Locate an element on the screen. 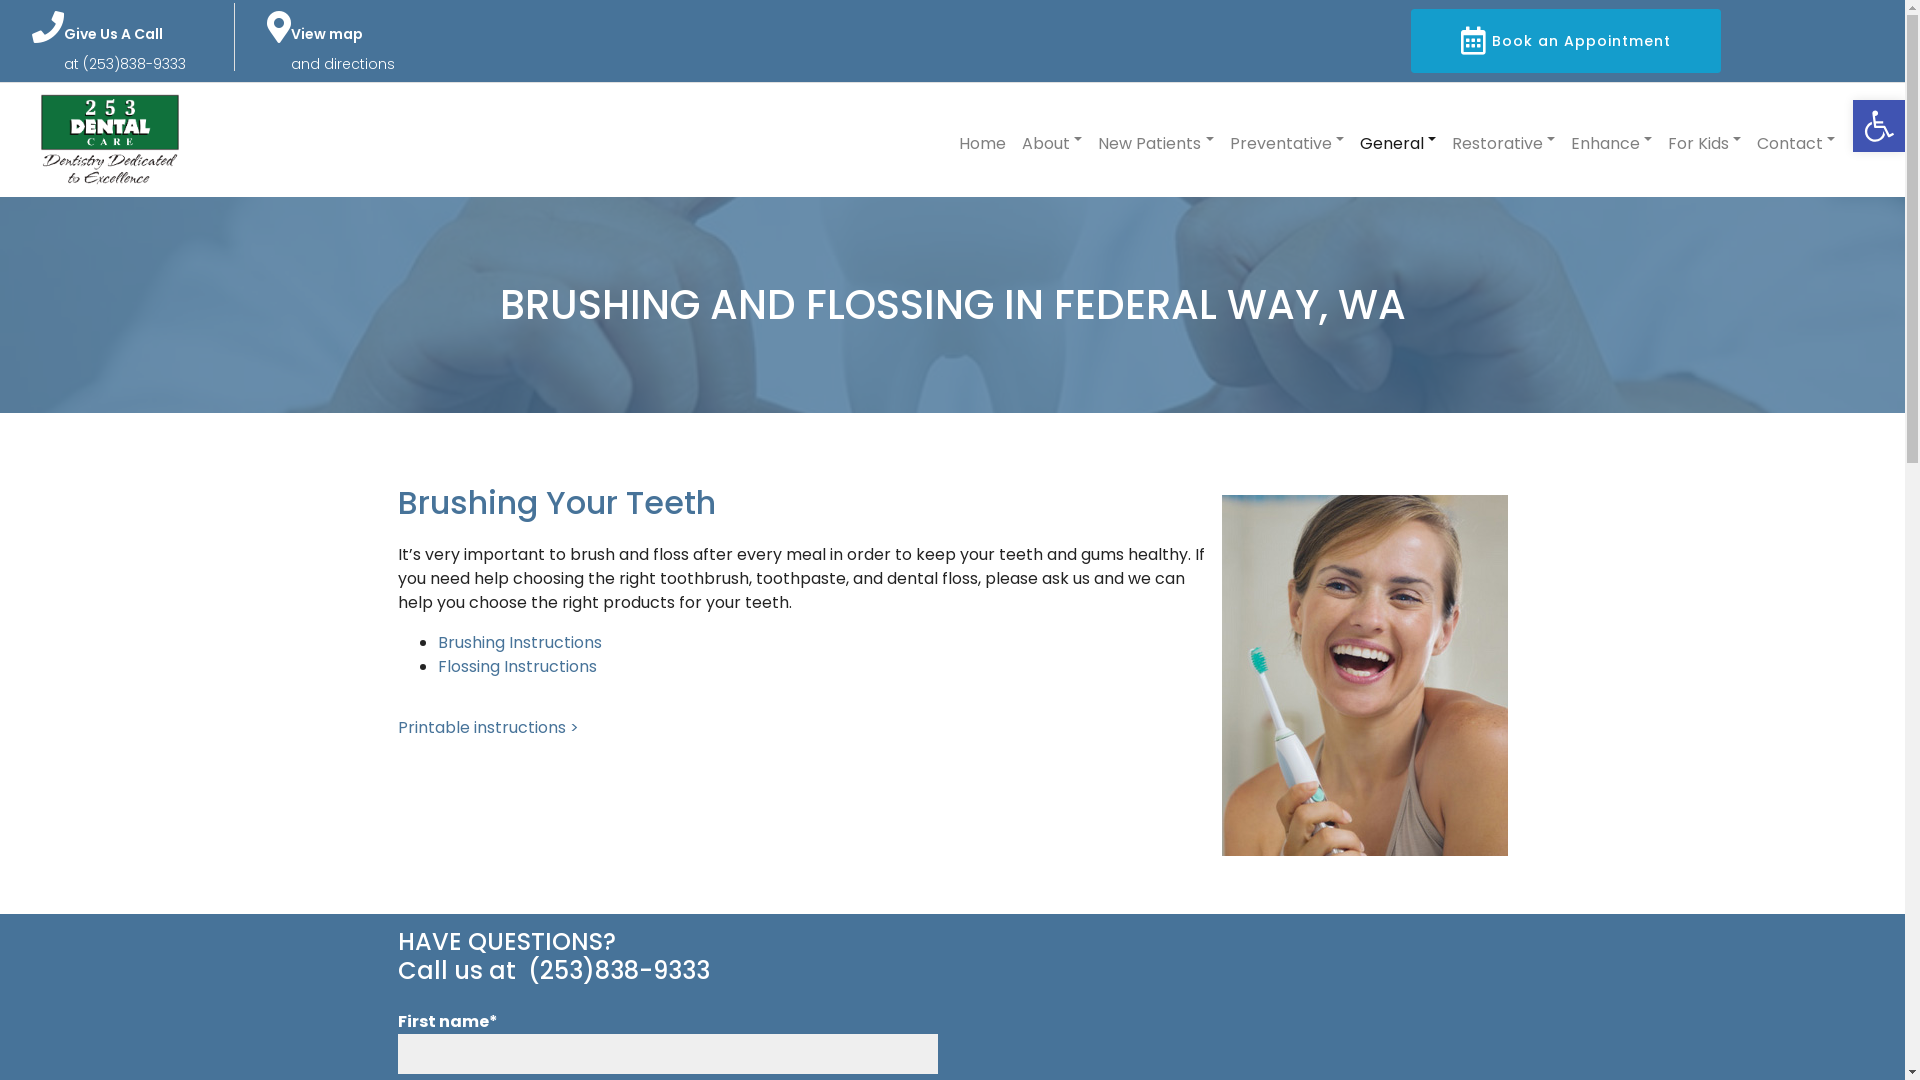  'Book an Appointment' is located at coordinates (1410, 41).